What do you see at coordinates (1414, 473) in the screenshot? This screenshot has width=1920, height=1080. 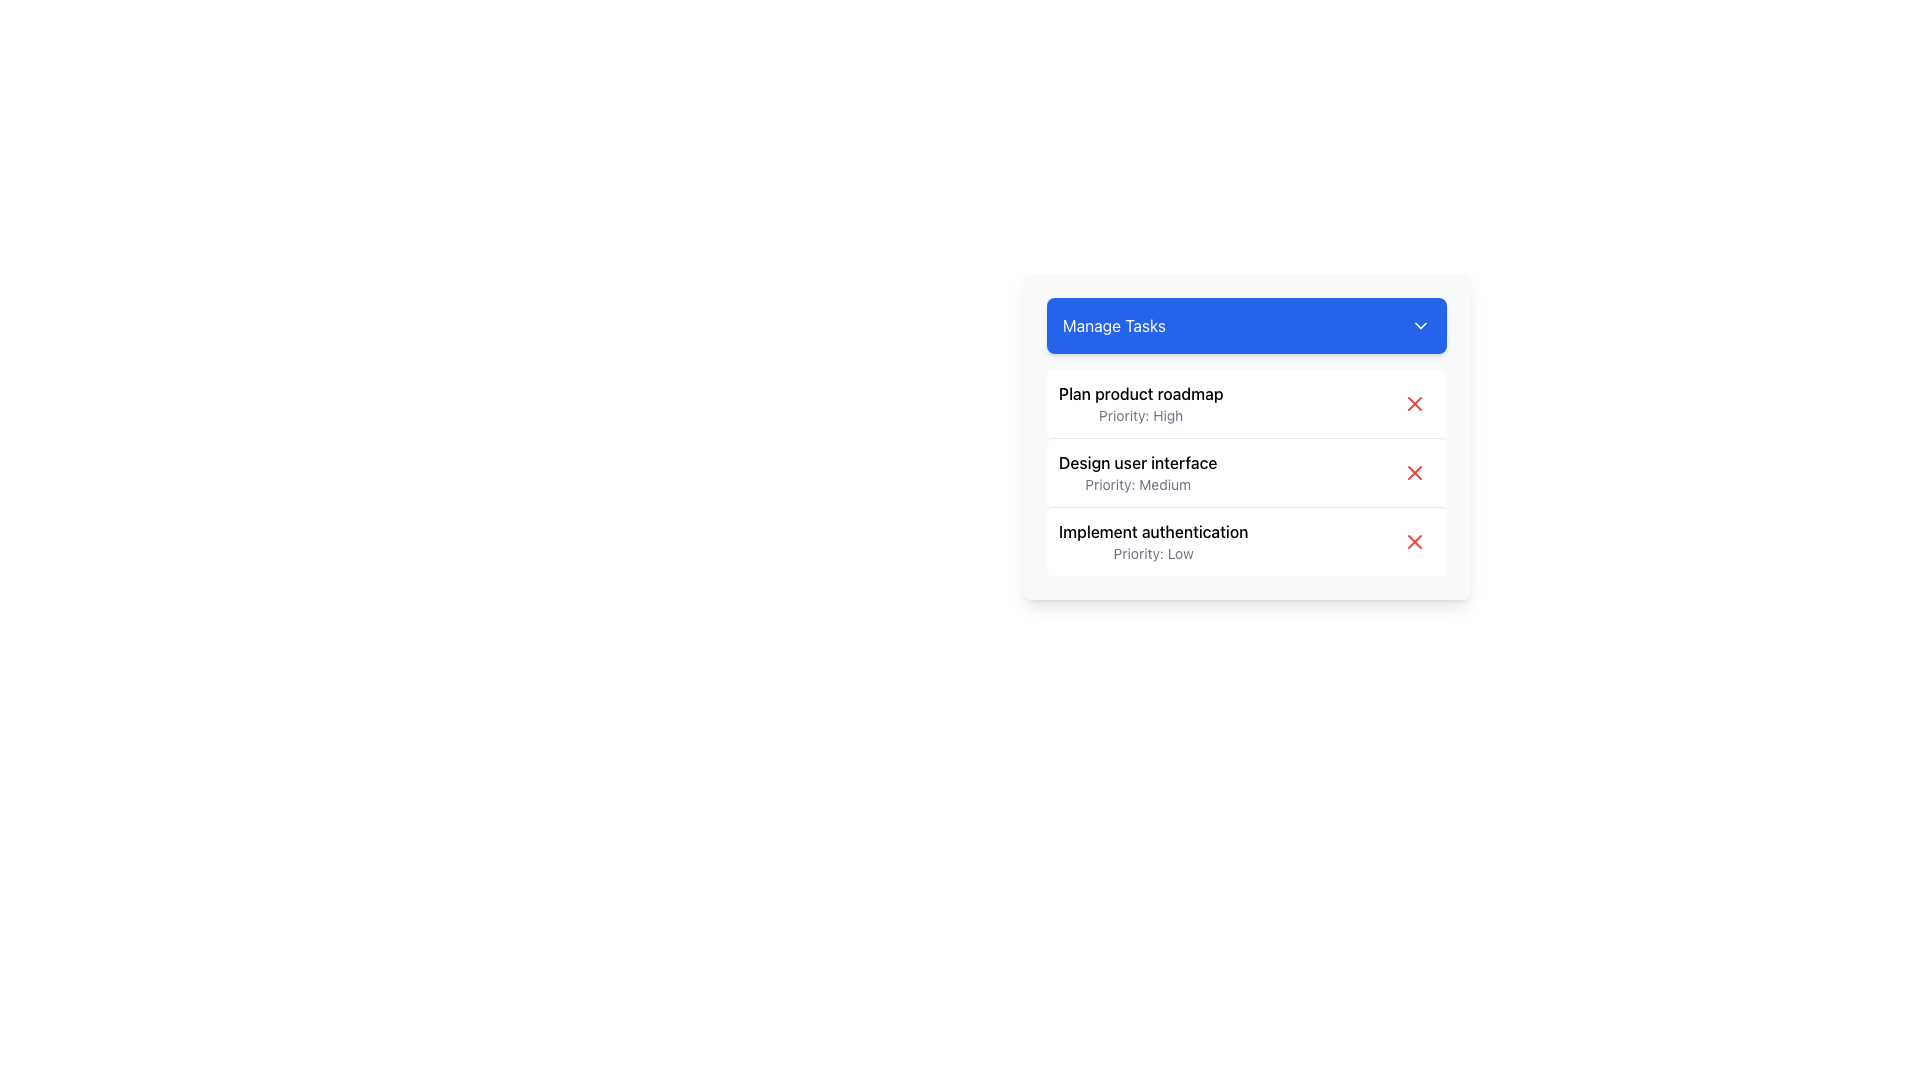 I see `the small red 'X' icon` at bounding box center [1414, 473].